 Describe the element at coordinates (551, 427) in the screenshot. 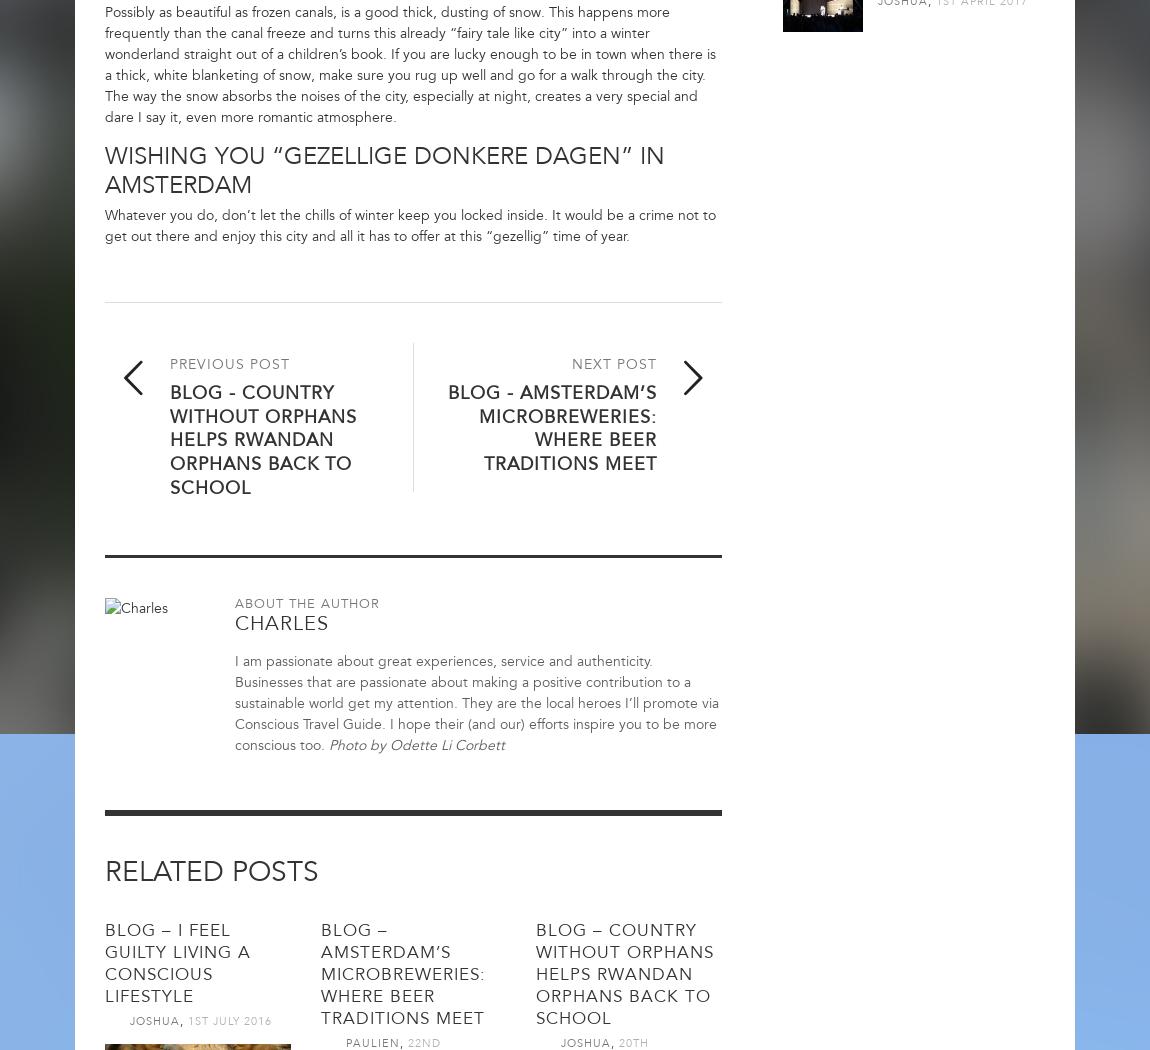

I see `'Blog - Amsterdam’s microbreweries: where beer traditions meet'` at that location.